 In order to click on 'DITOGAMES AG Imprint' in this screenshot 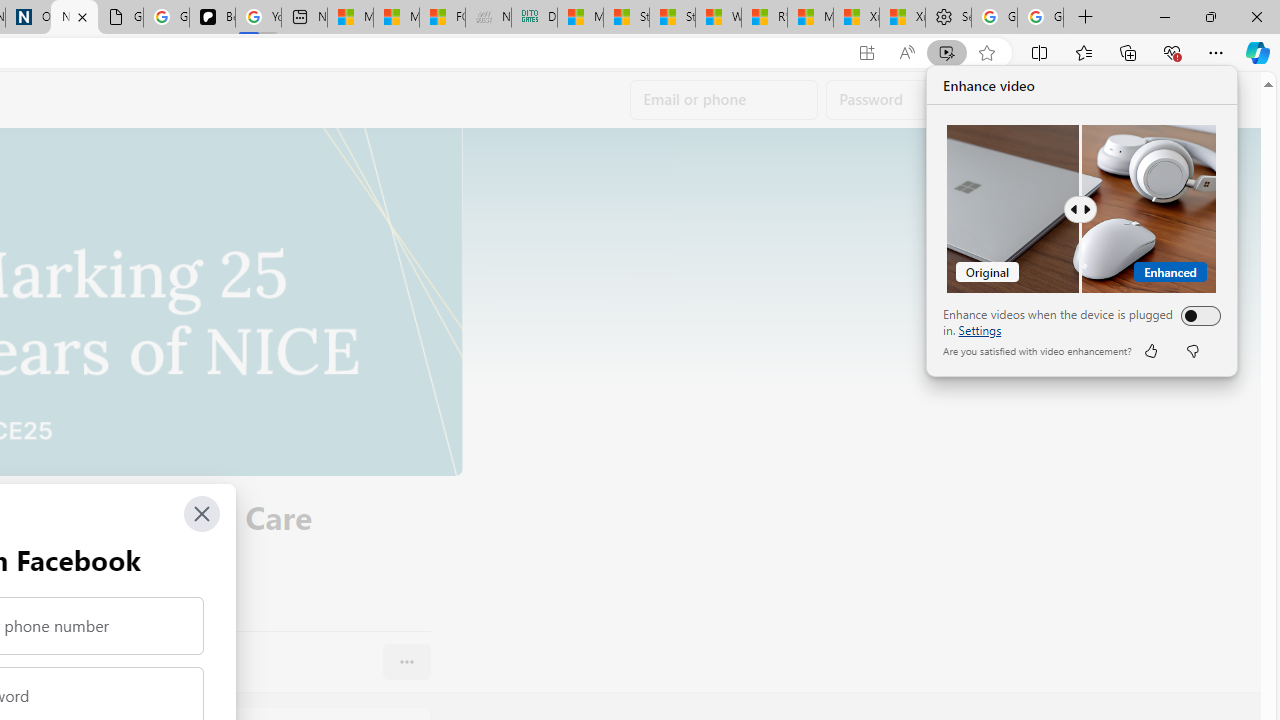, I will do `click(534, 17)`.